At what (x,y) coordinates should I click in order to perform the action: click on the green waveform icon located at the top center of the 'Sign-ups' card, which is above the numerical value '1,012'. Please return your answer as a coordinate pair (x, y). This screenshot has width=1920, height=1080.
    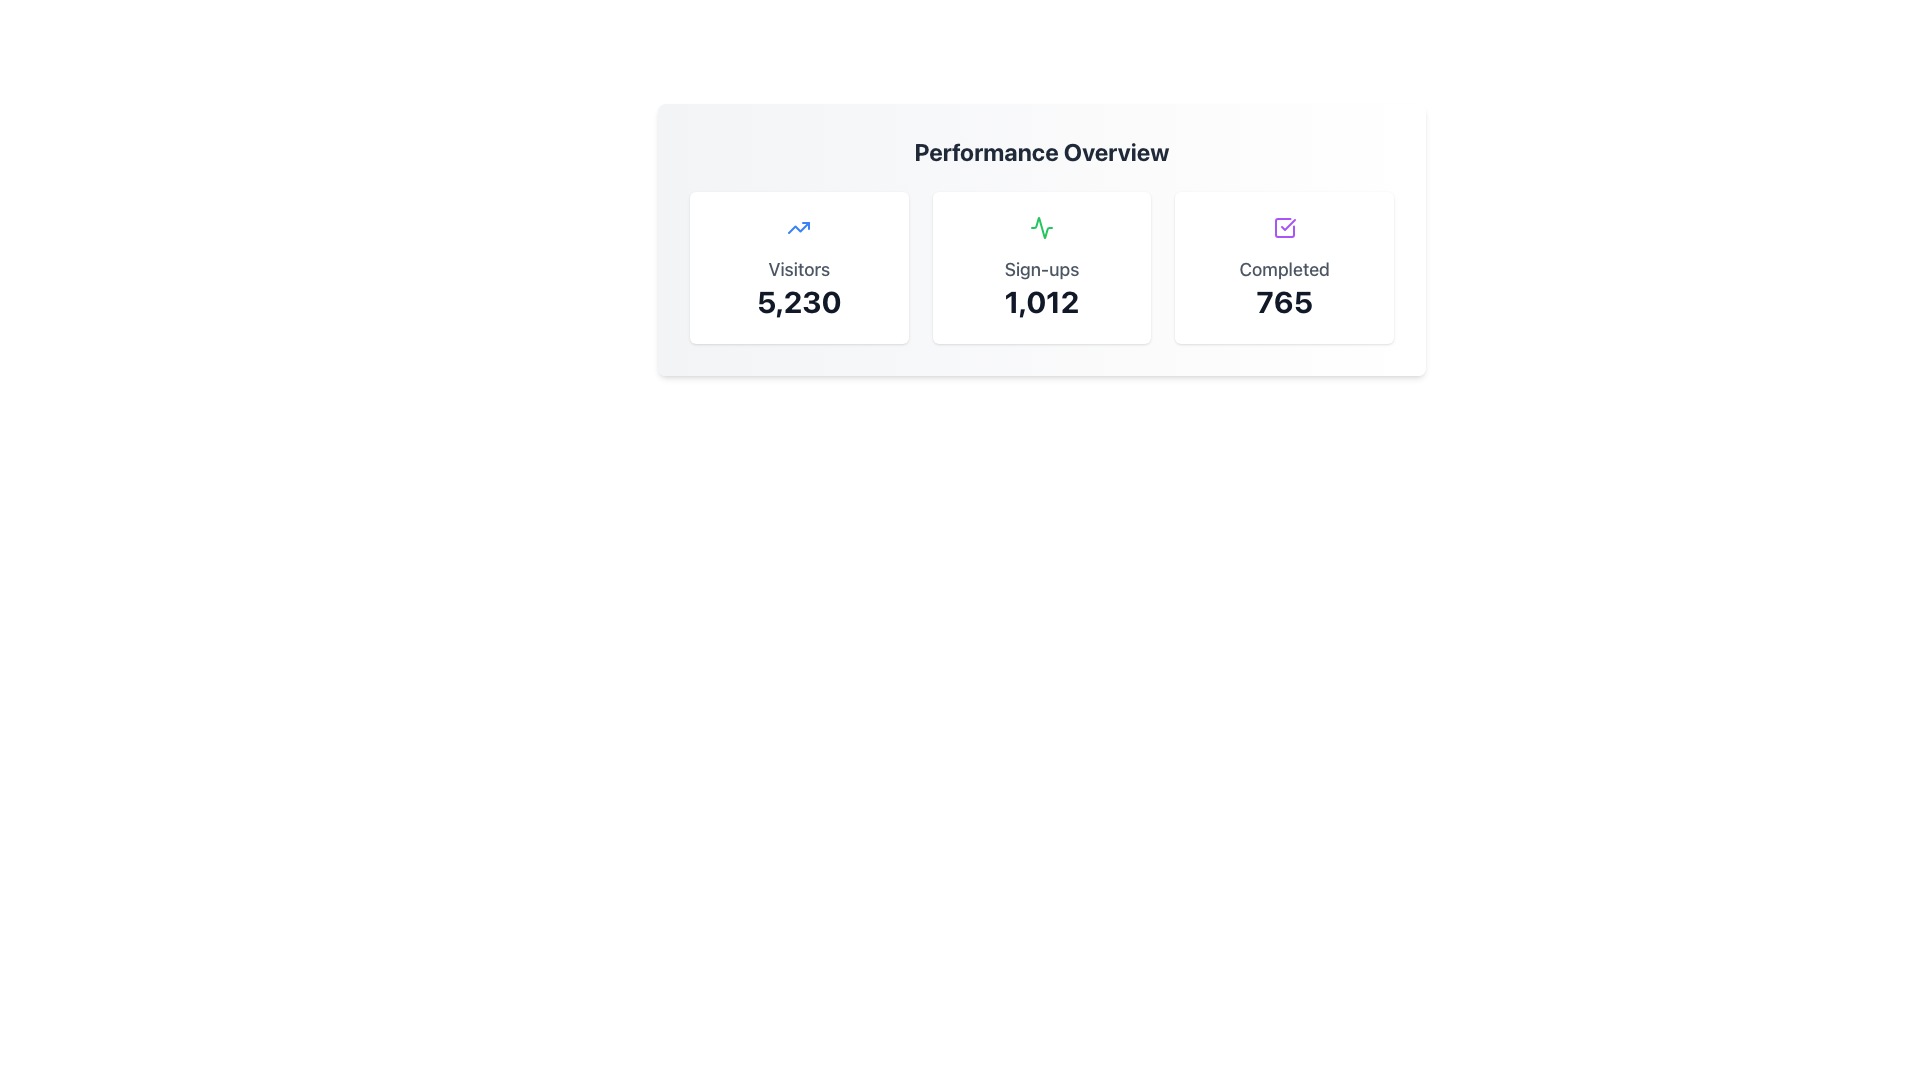
    Looking at the image, I should click on (1040, 226).